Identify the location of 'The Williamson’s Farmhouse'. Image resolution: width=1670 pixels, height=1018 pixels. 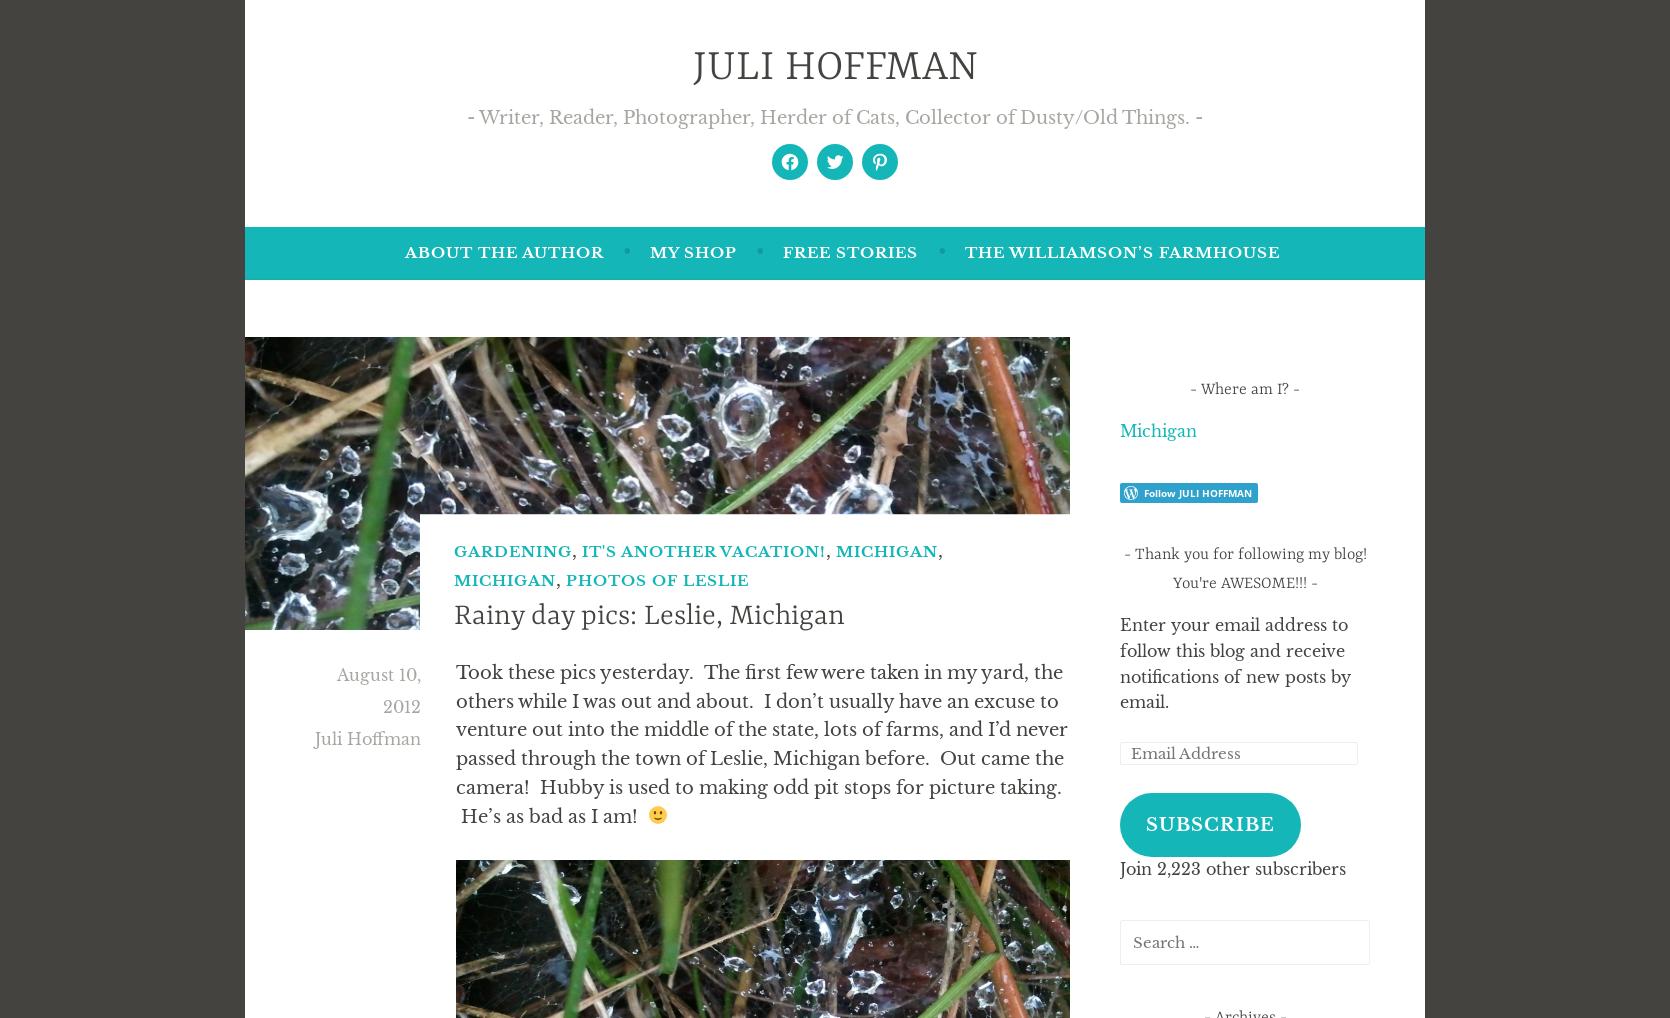
(962, 250).